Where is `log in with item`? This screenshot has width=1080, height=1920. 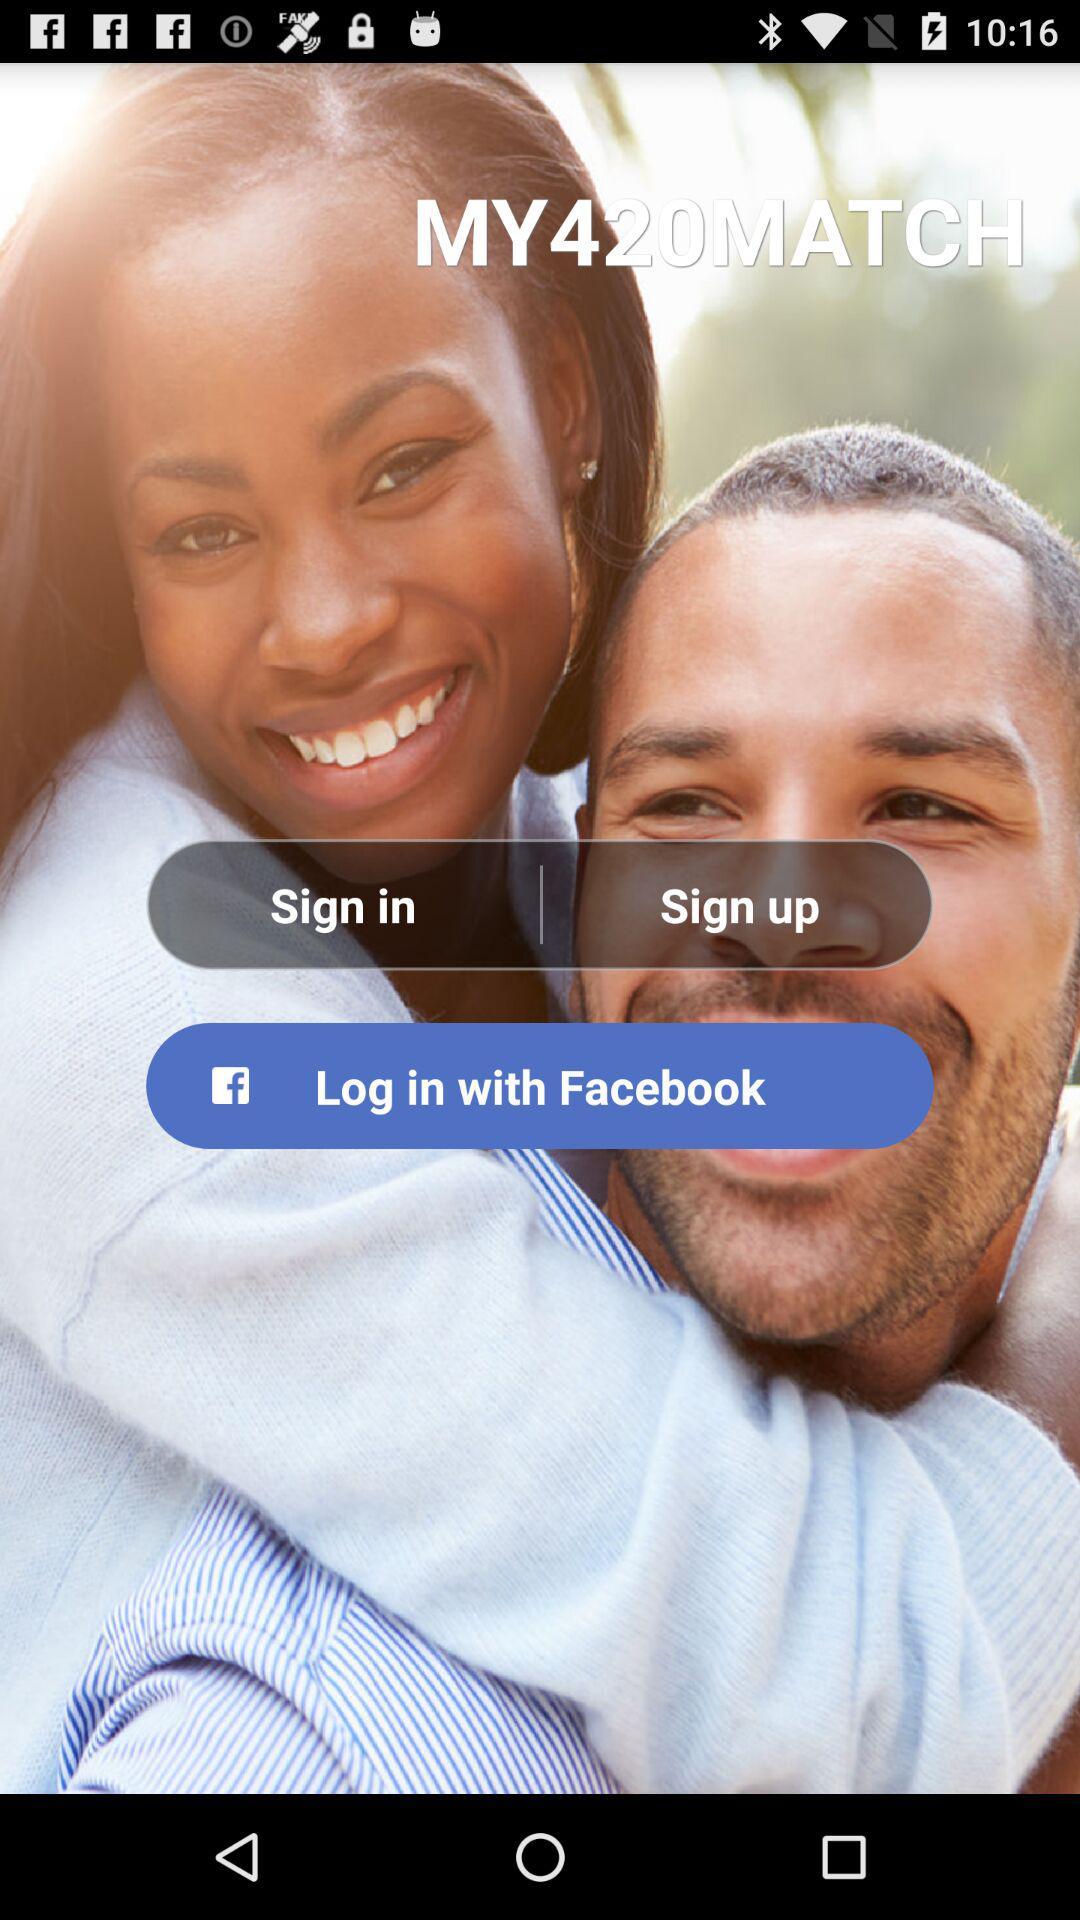 log in with item is located at coordinates (540, 1084).